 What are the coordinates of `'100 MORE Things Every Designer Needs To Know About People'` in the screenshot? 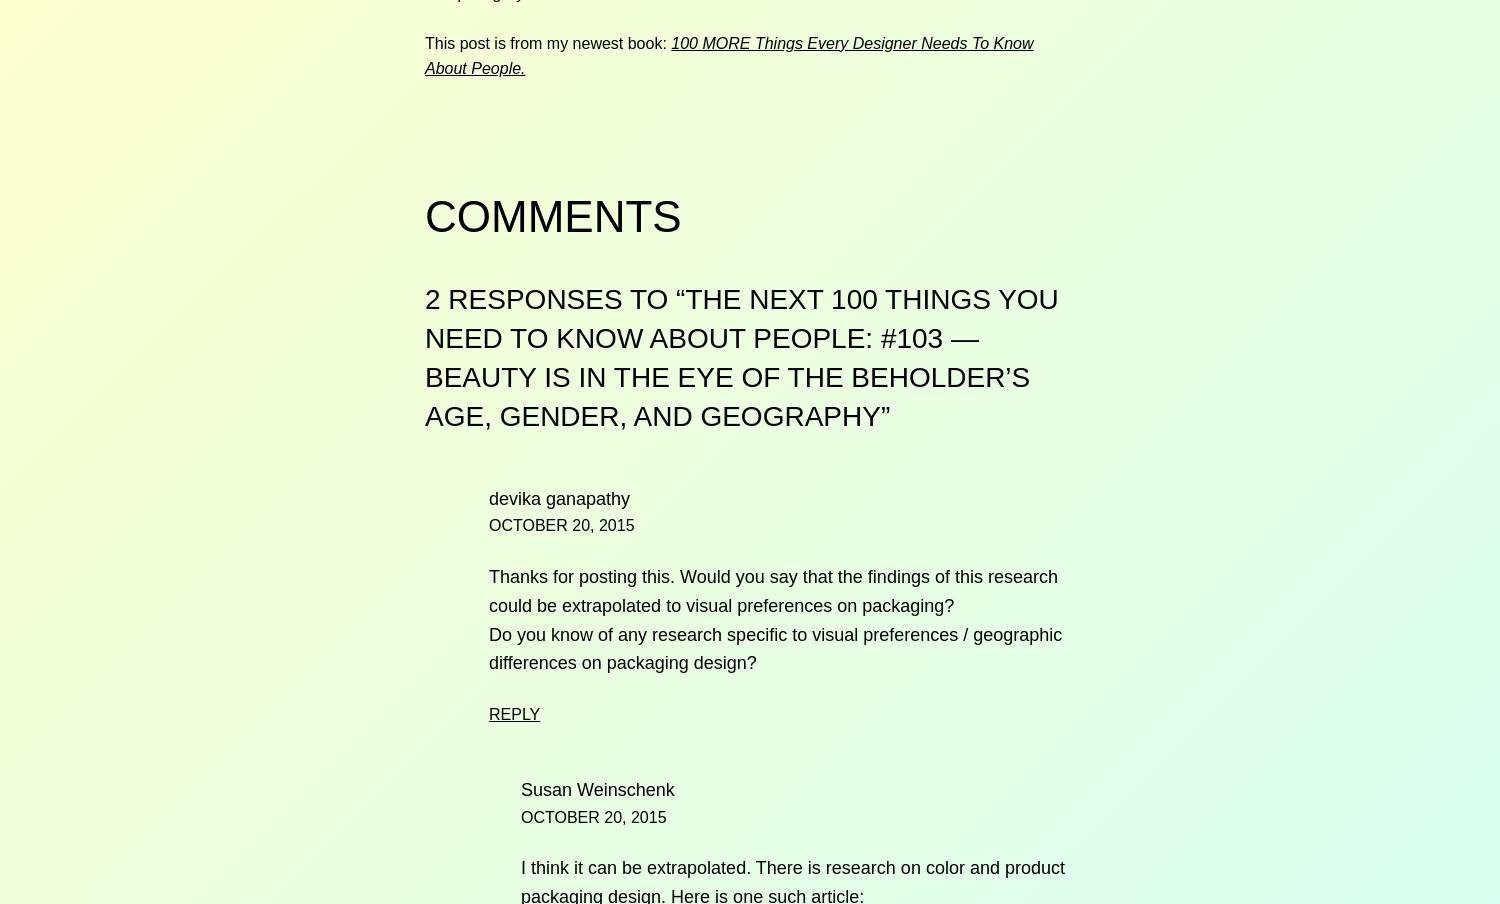 It's located at (728, 54).